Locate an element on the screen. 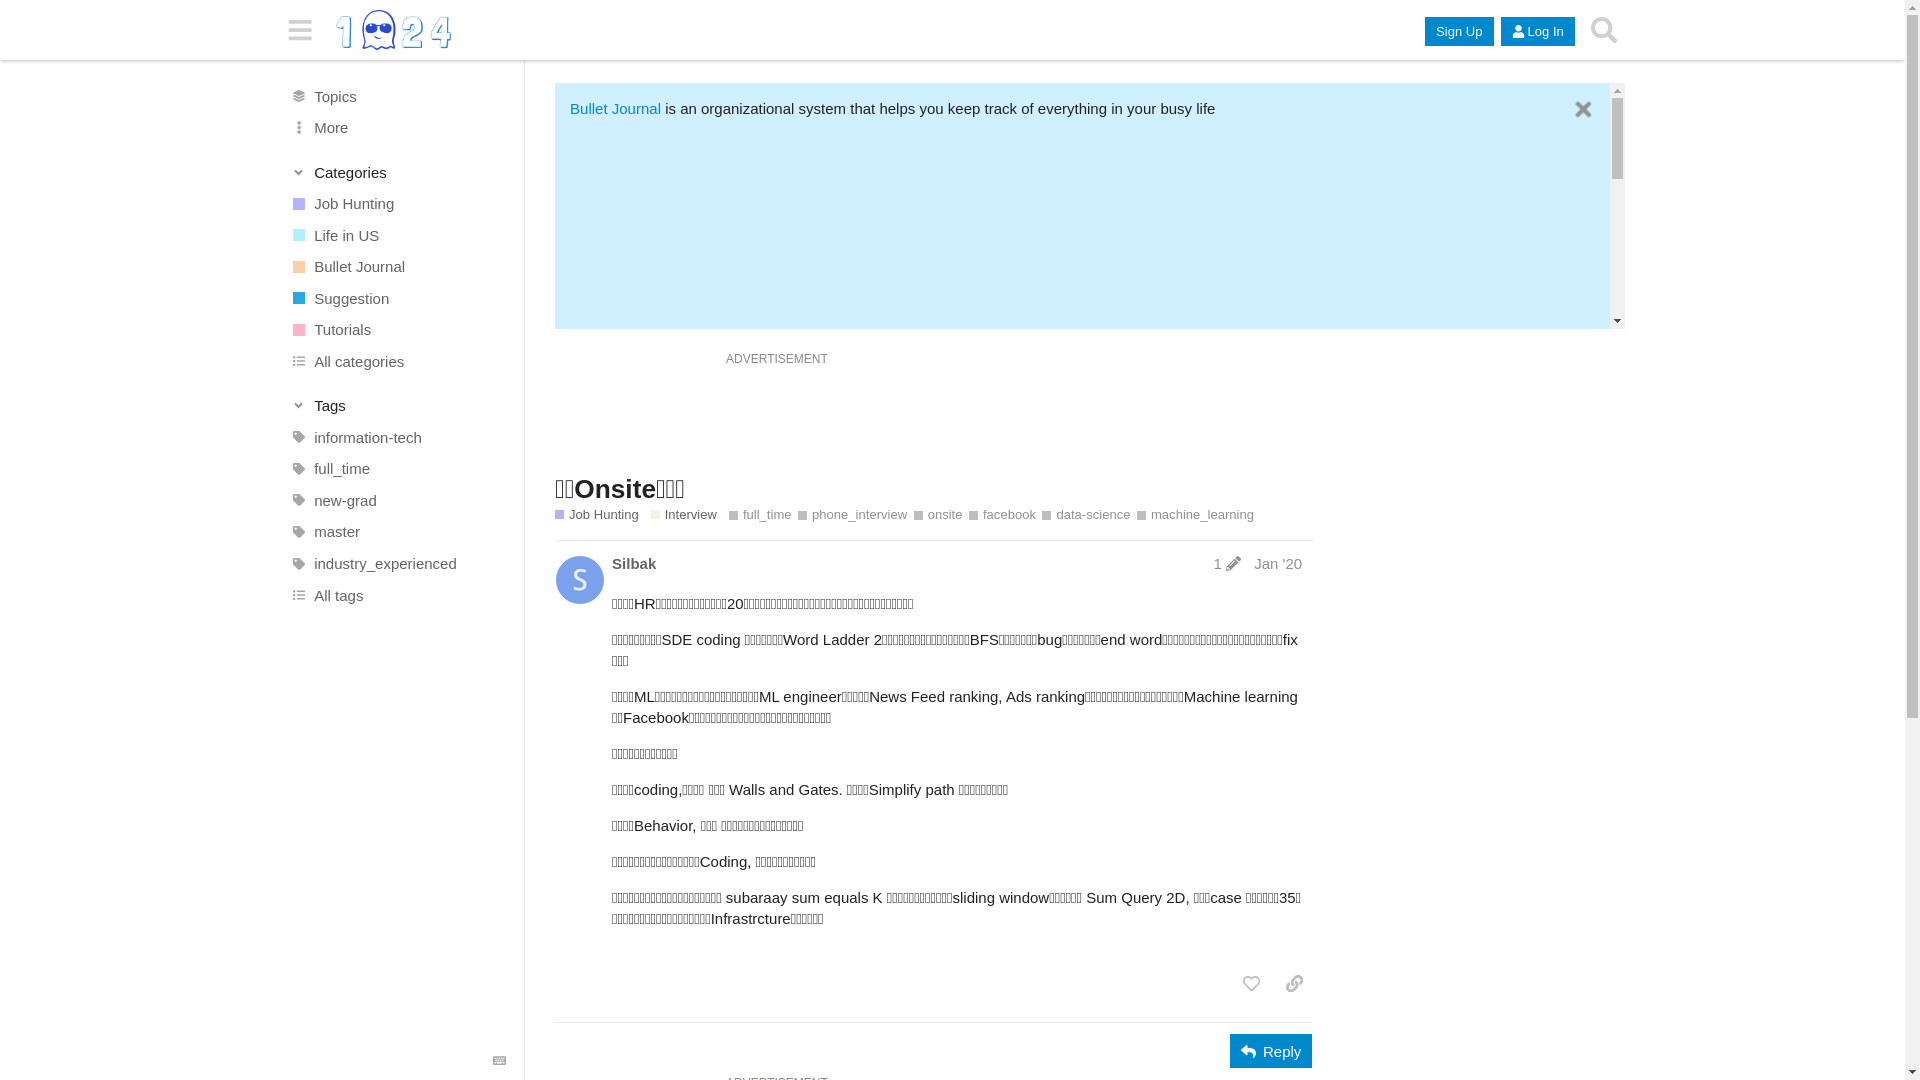  '1' is located at coordinates (1226, 563).